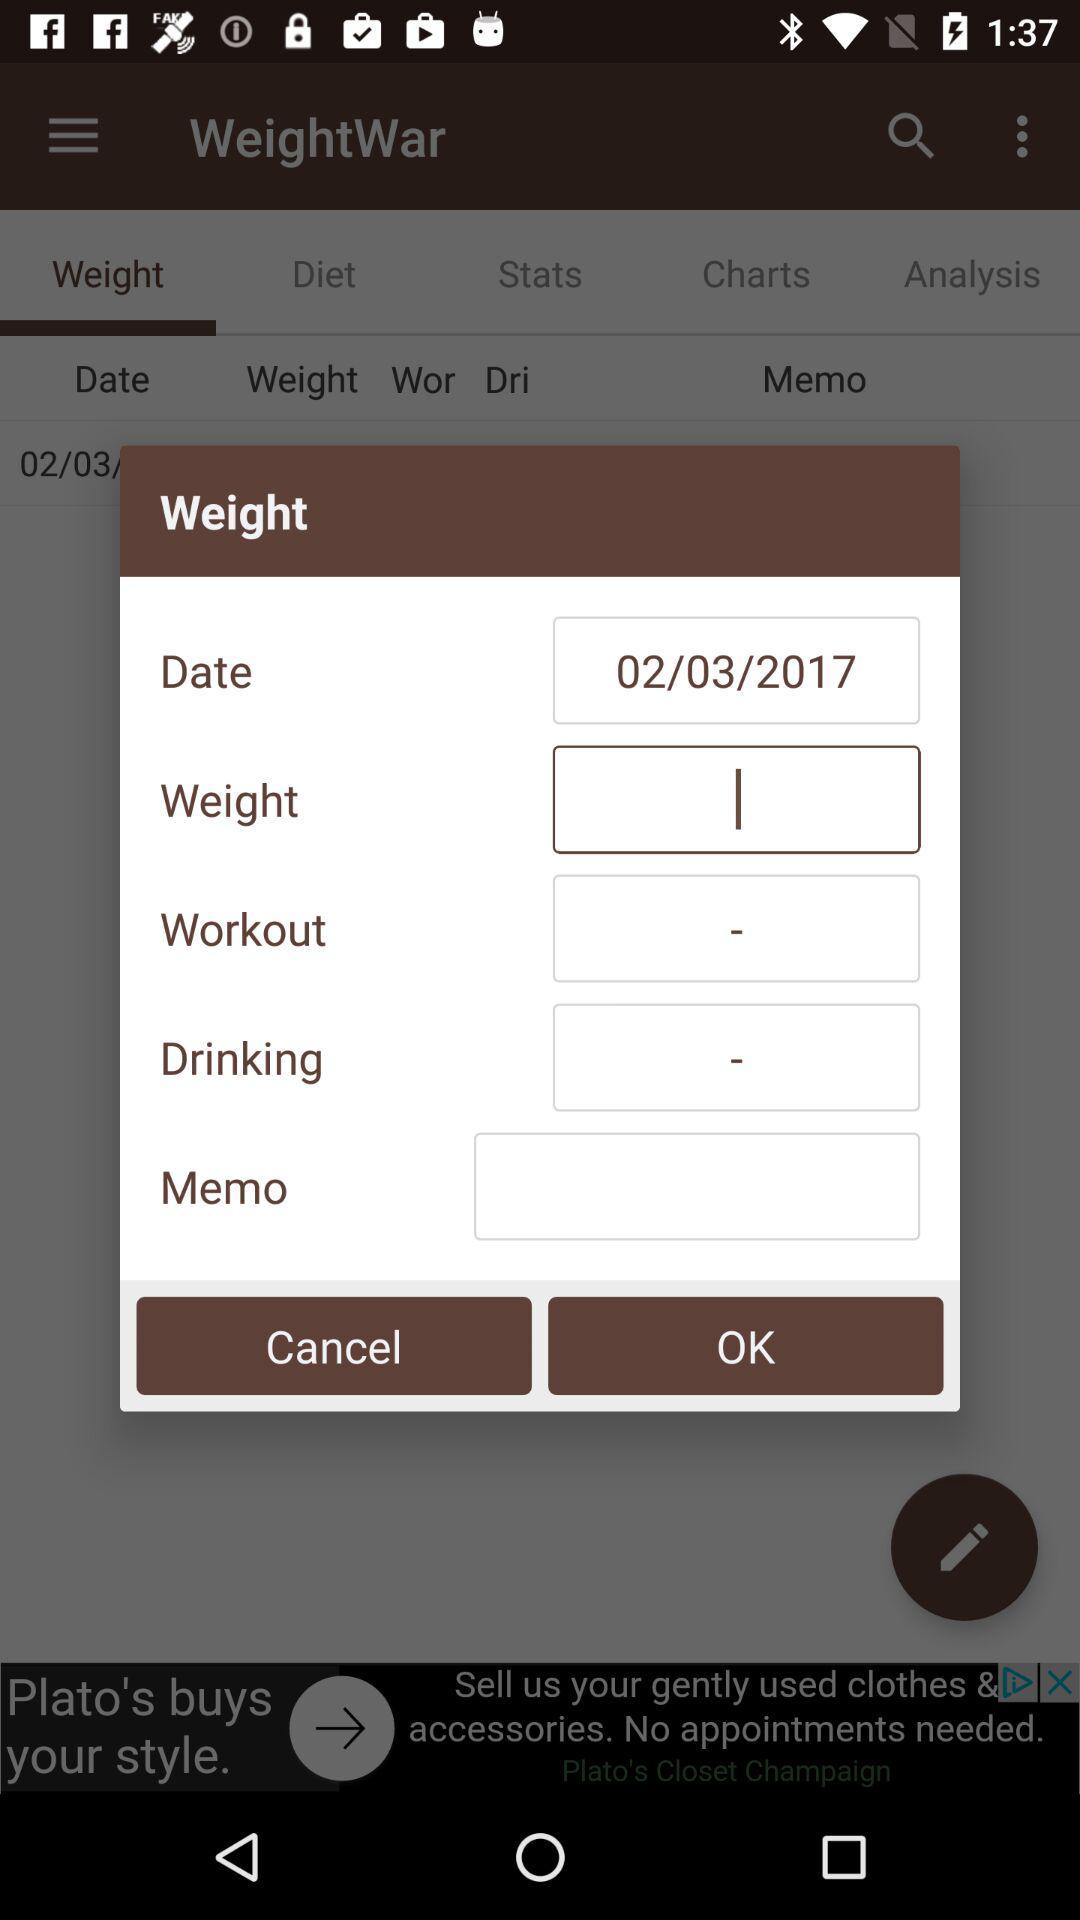 The width and height of the screenshot is (1080, 1920). I want to click on item above weight icon, so click(736, 670).